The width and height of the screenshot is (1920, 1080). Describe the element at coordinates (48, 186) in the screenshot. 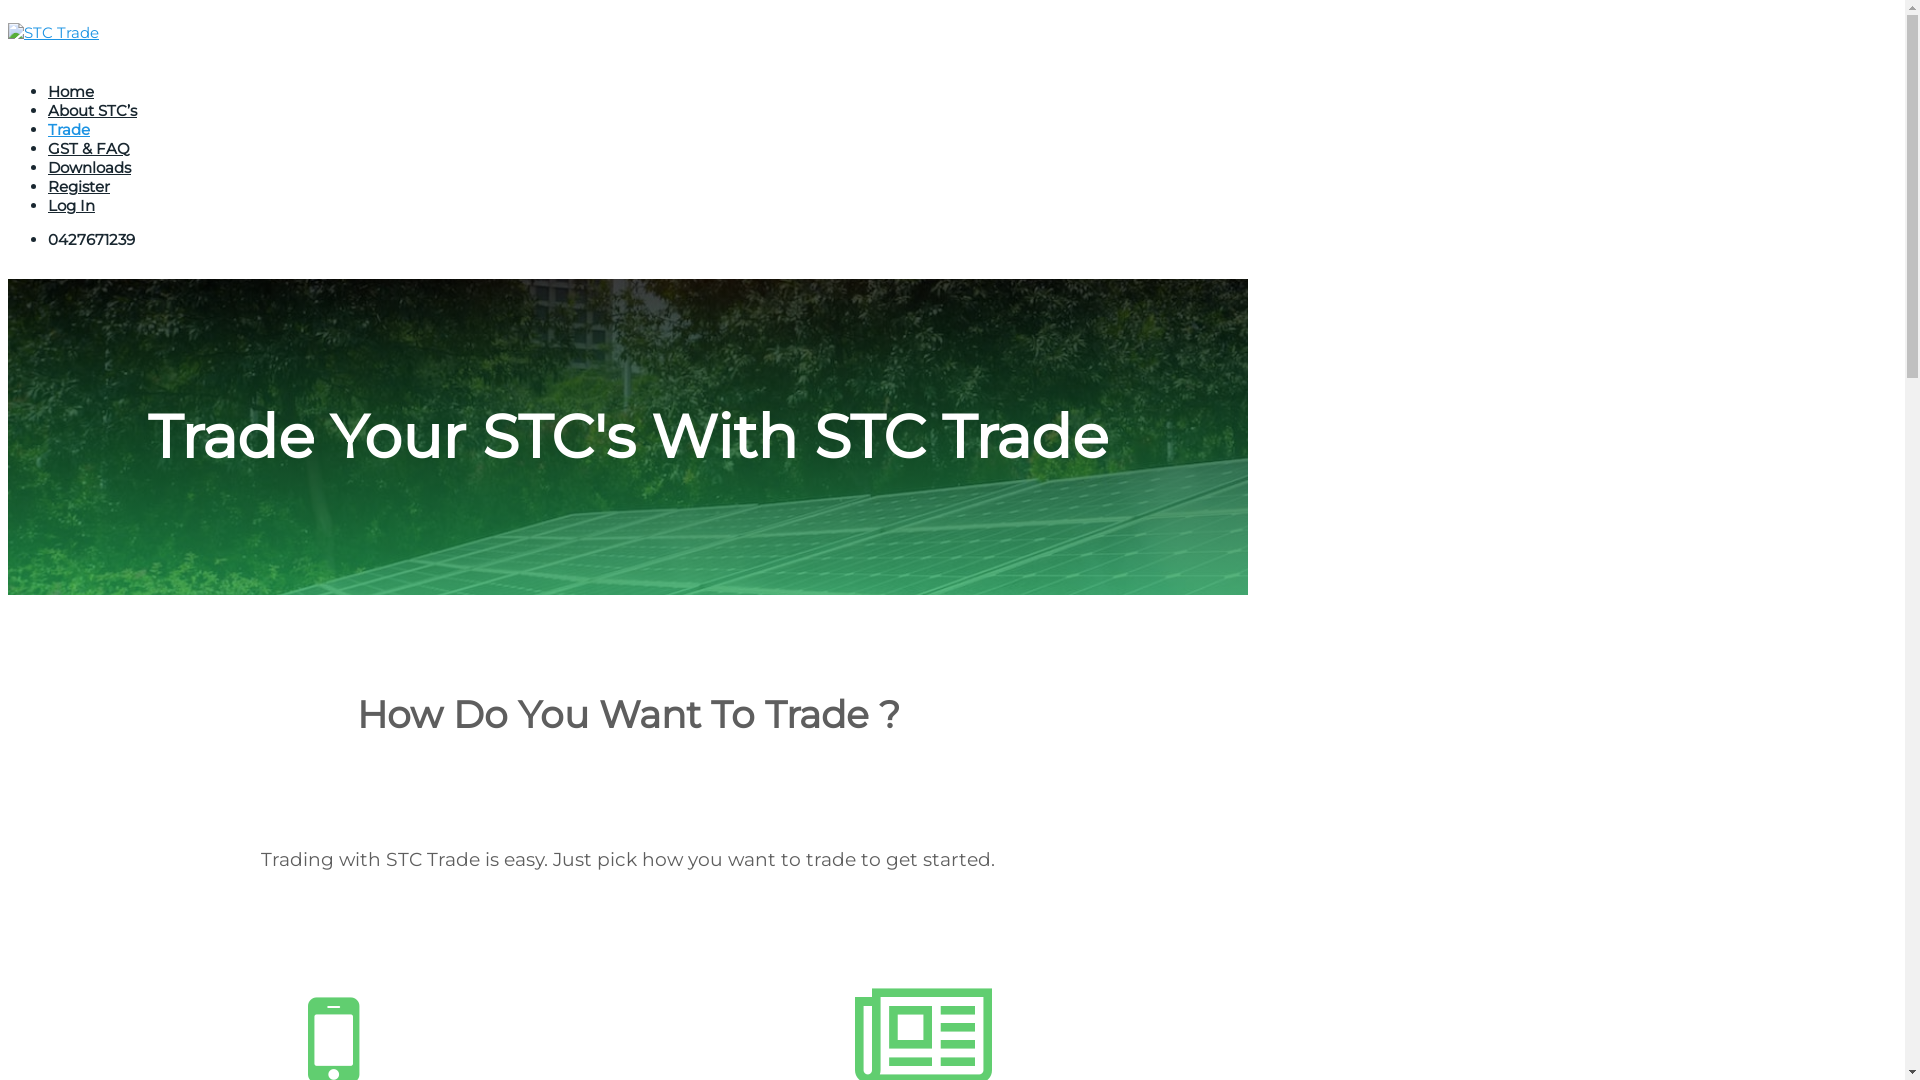

I see `'Register'` at that location.